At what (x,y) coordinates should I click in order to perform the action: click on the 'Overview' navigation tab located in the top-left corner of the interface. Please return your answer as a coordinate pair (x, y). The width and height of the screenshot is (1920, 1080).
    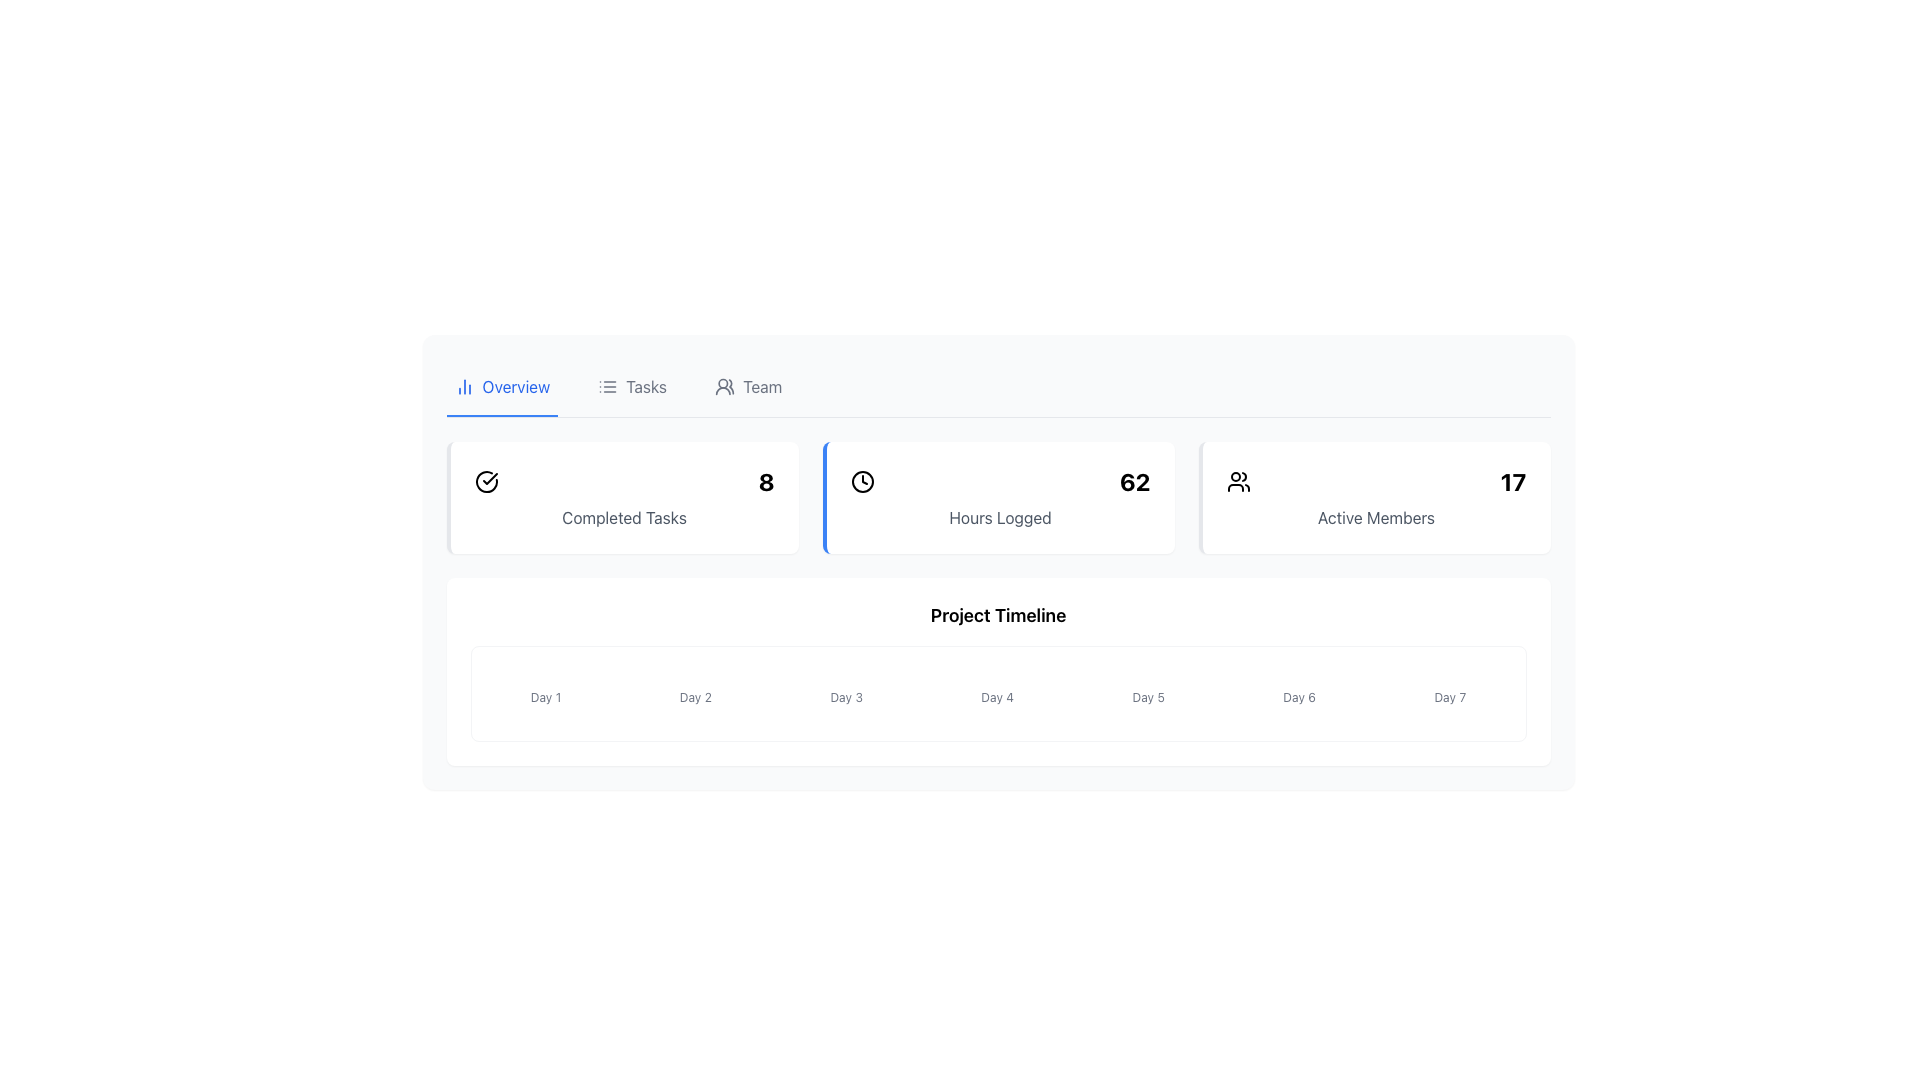
    Looking at the image, I should click on (515, 386).